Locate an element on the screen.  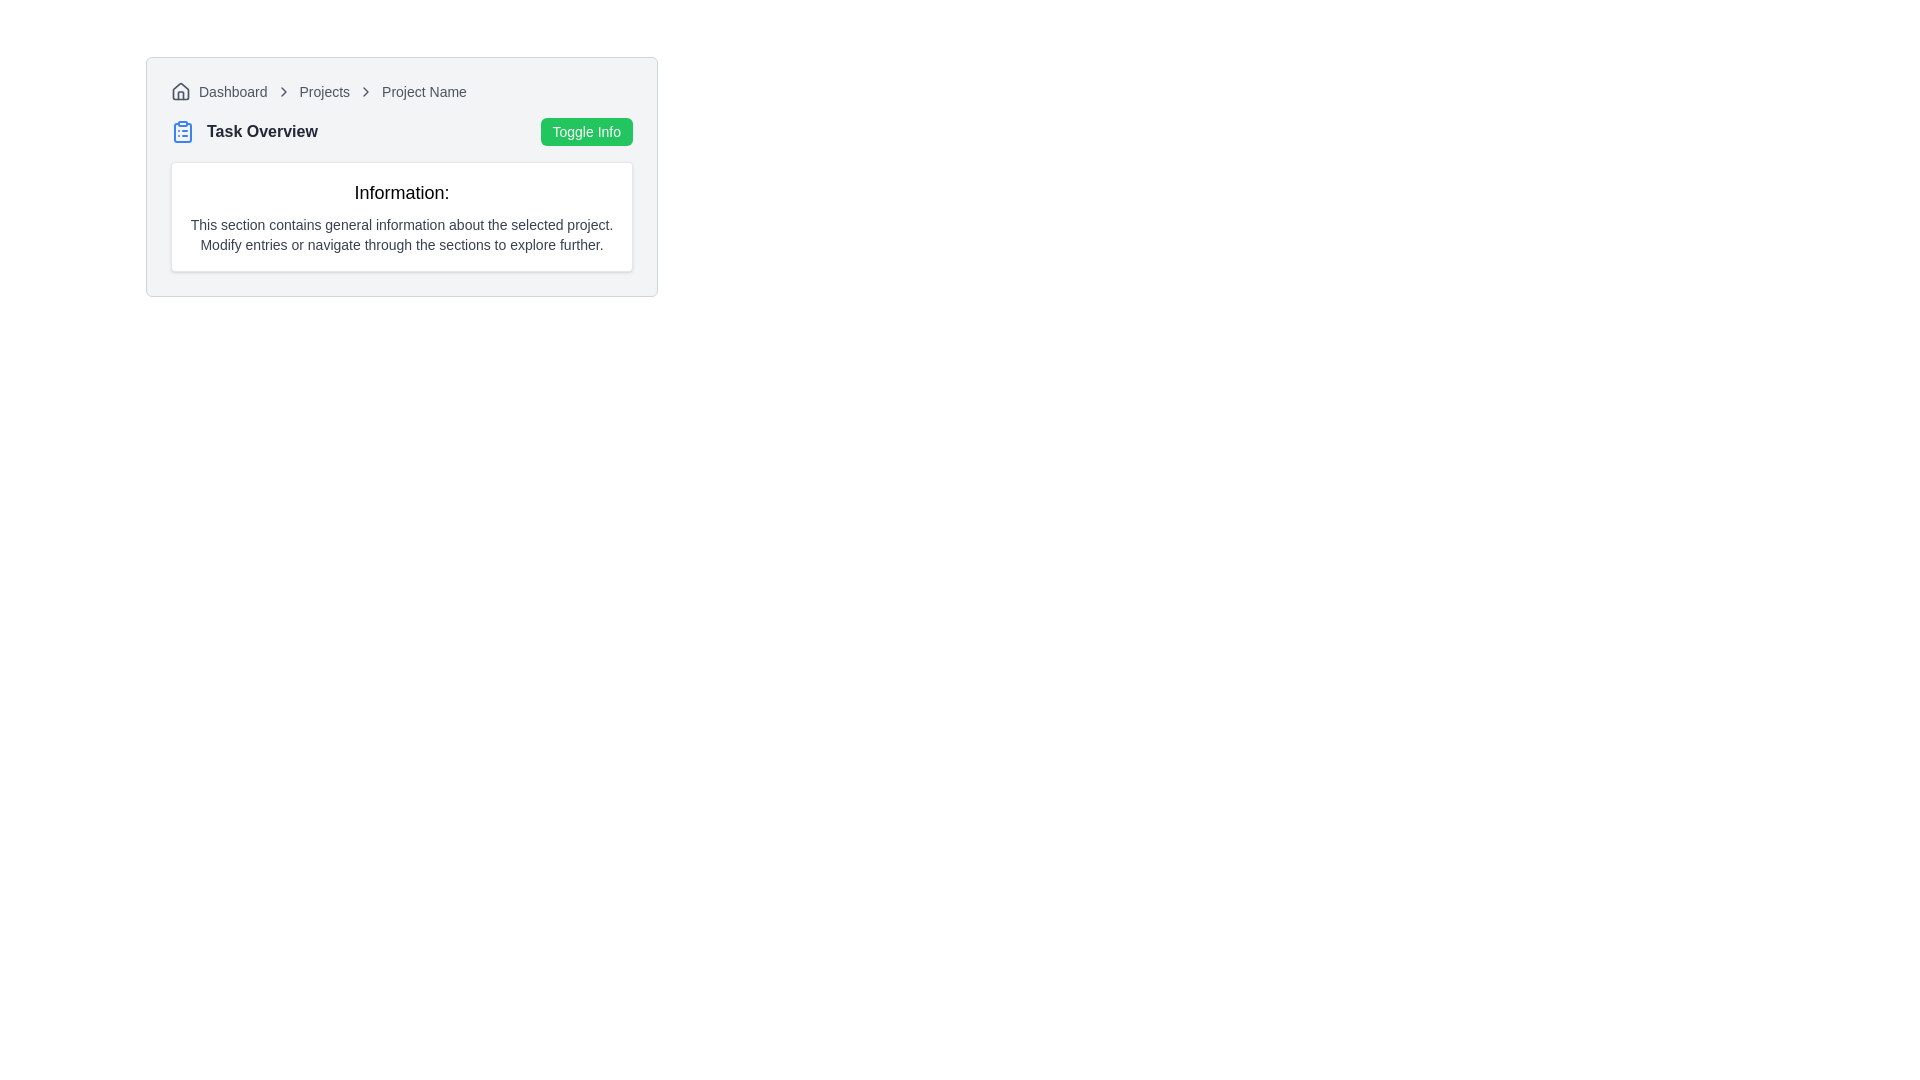
bold, enlarged text label that reads 'Information:' located at the top-left of the information section, above the descriptive paragraph is located at coordinates (401, 192).